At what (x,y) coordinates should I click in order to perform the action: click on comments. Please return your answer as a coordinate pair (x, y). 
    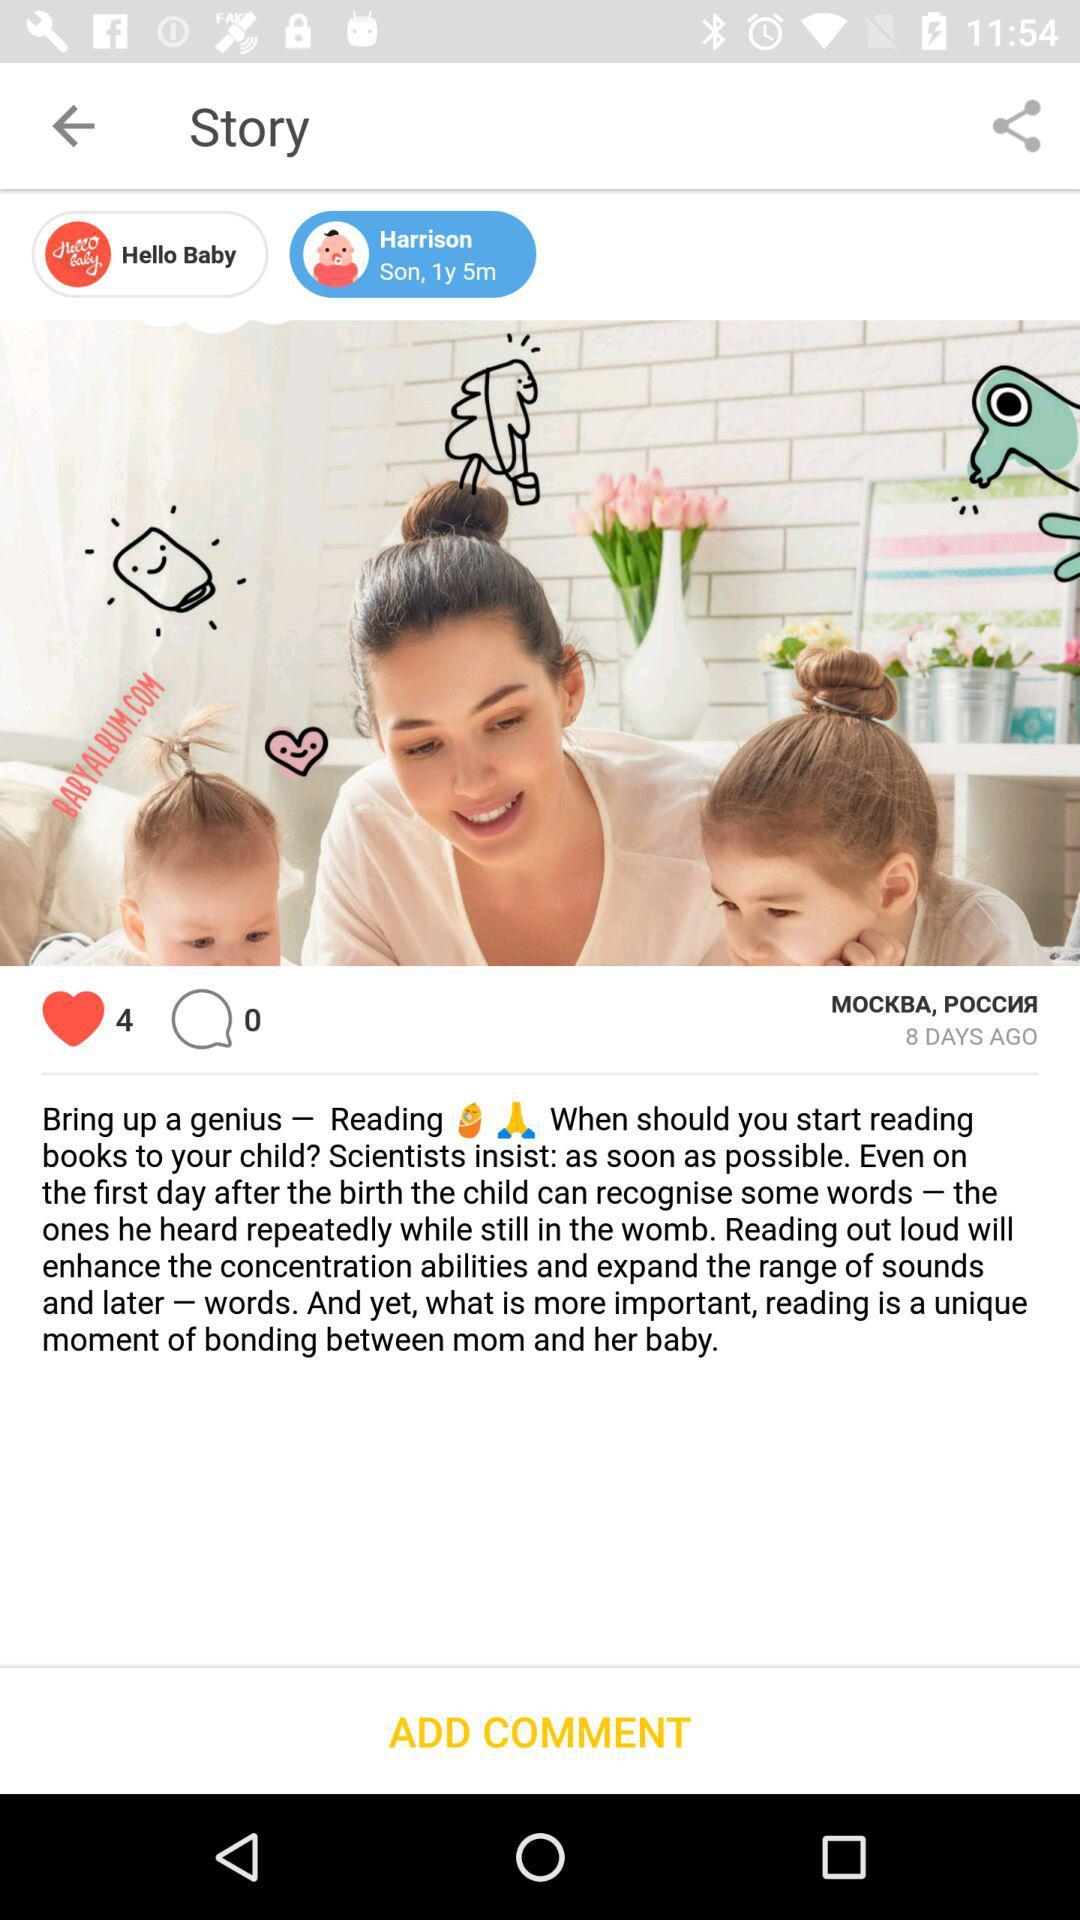
    Looking at the image, I should click on (201, 1019).